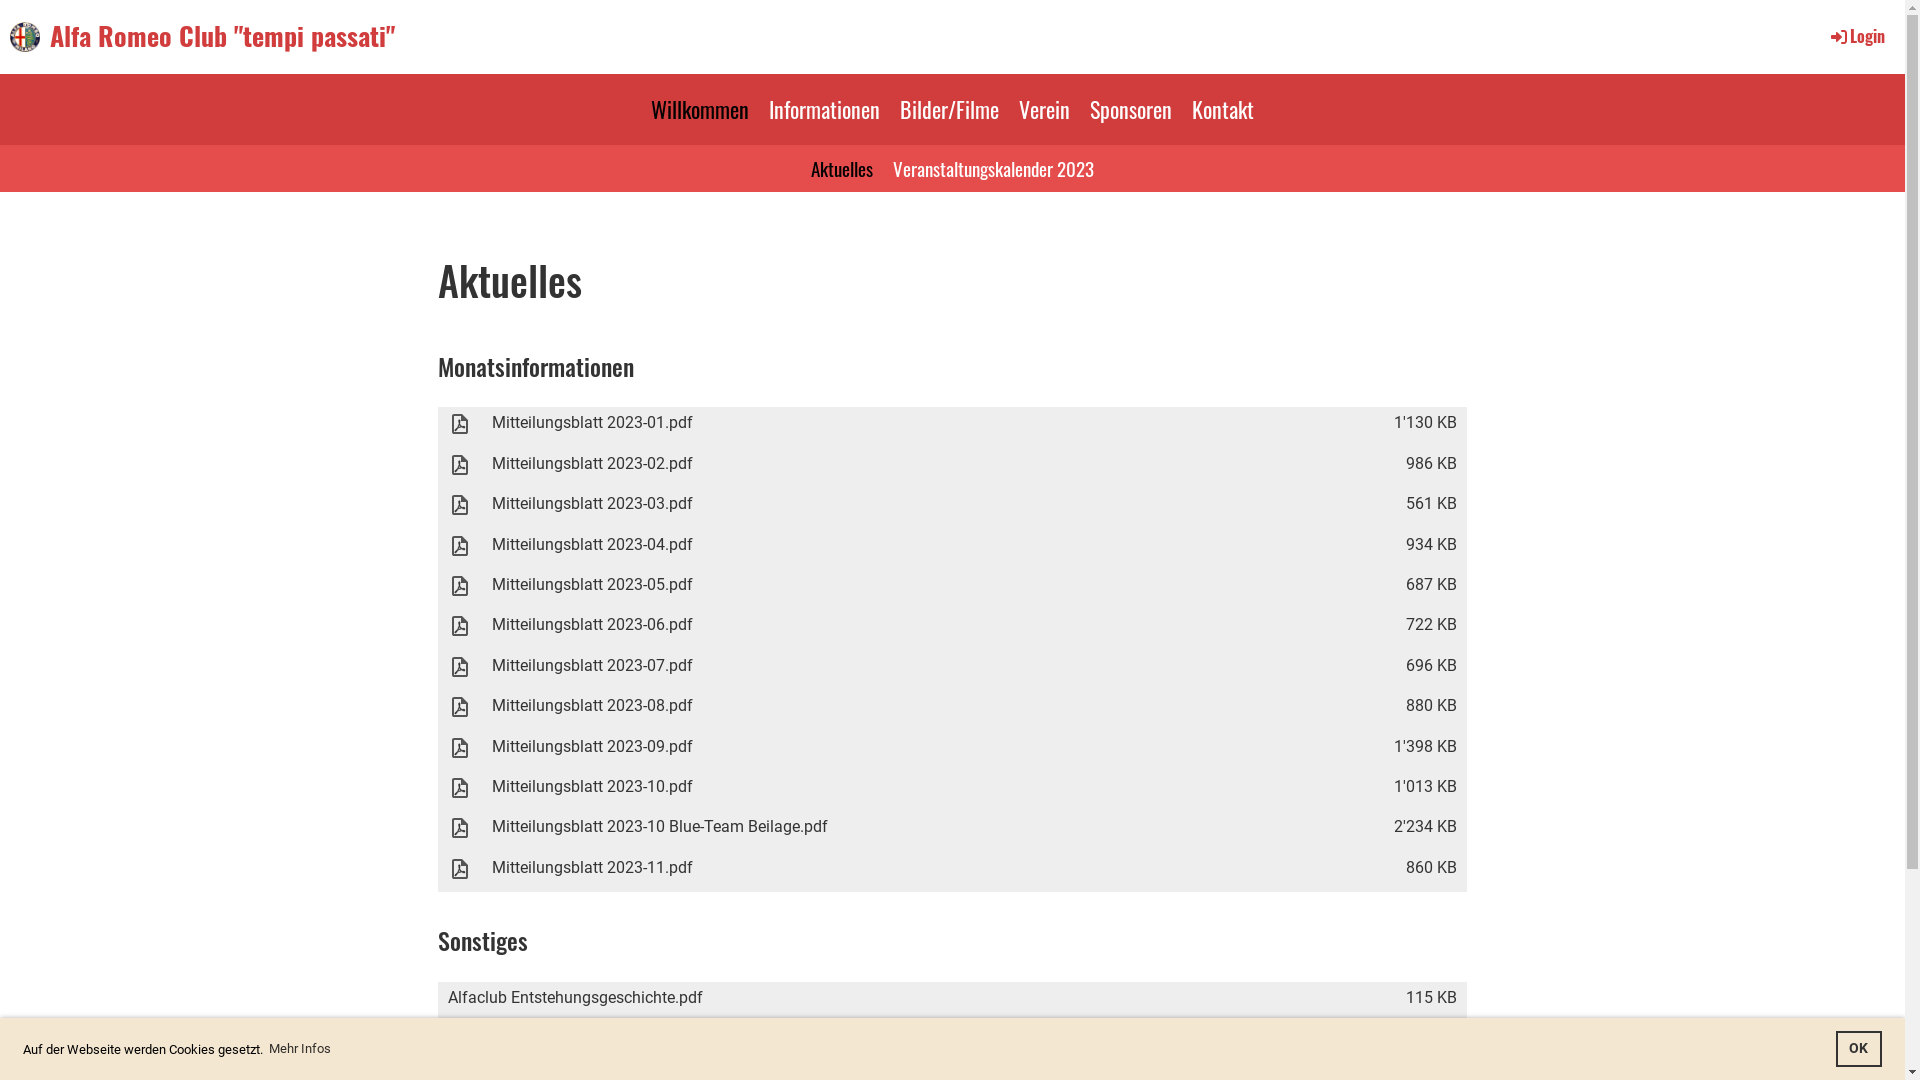  I want to click on 'OK', so click(1857, 1048).